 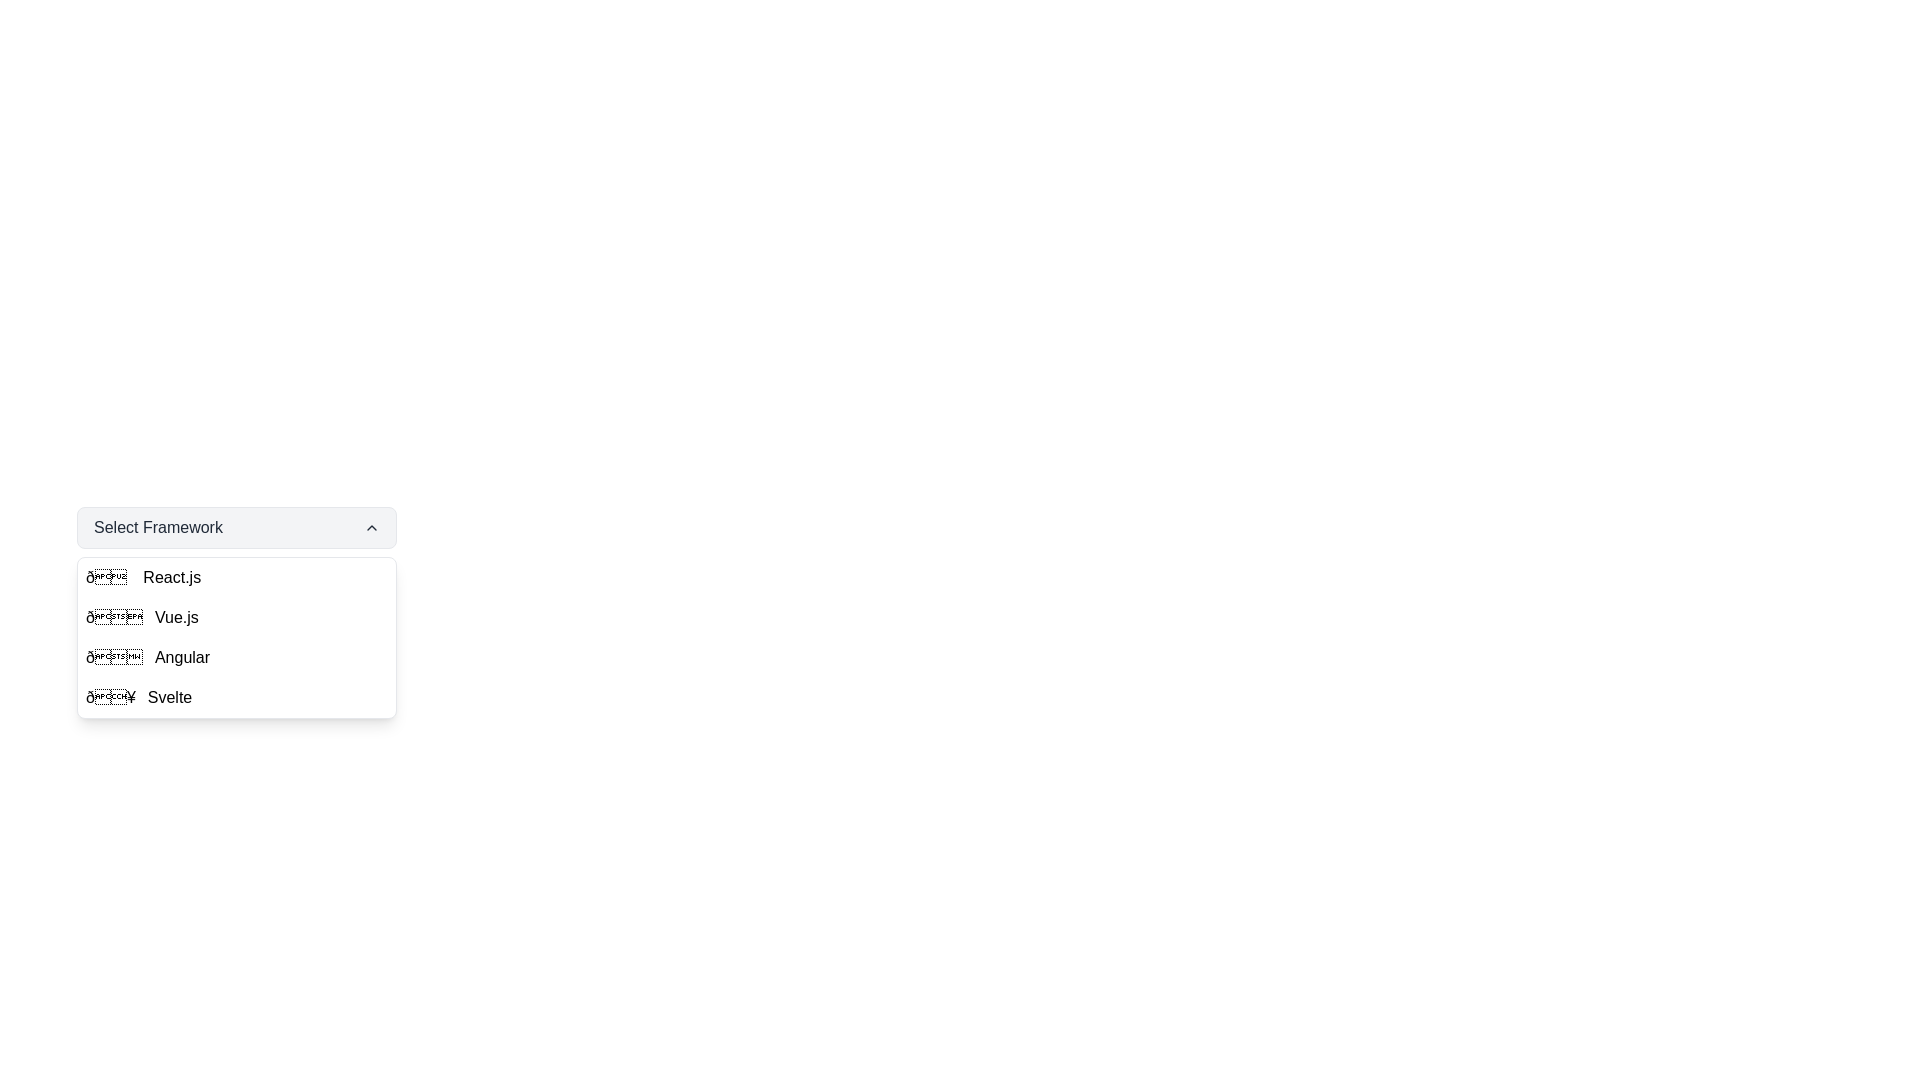 I want to click on the decorative icon located to the left of the 'React.js' text in the dropdown menu under 'Select Framework' for selection, so click(x=107, y=578).